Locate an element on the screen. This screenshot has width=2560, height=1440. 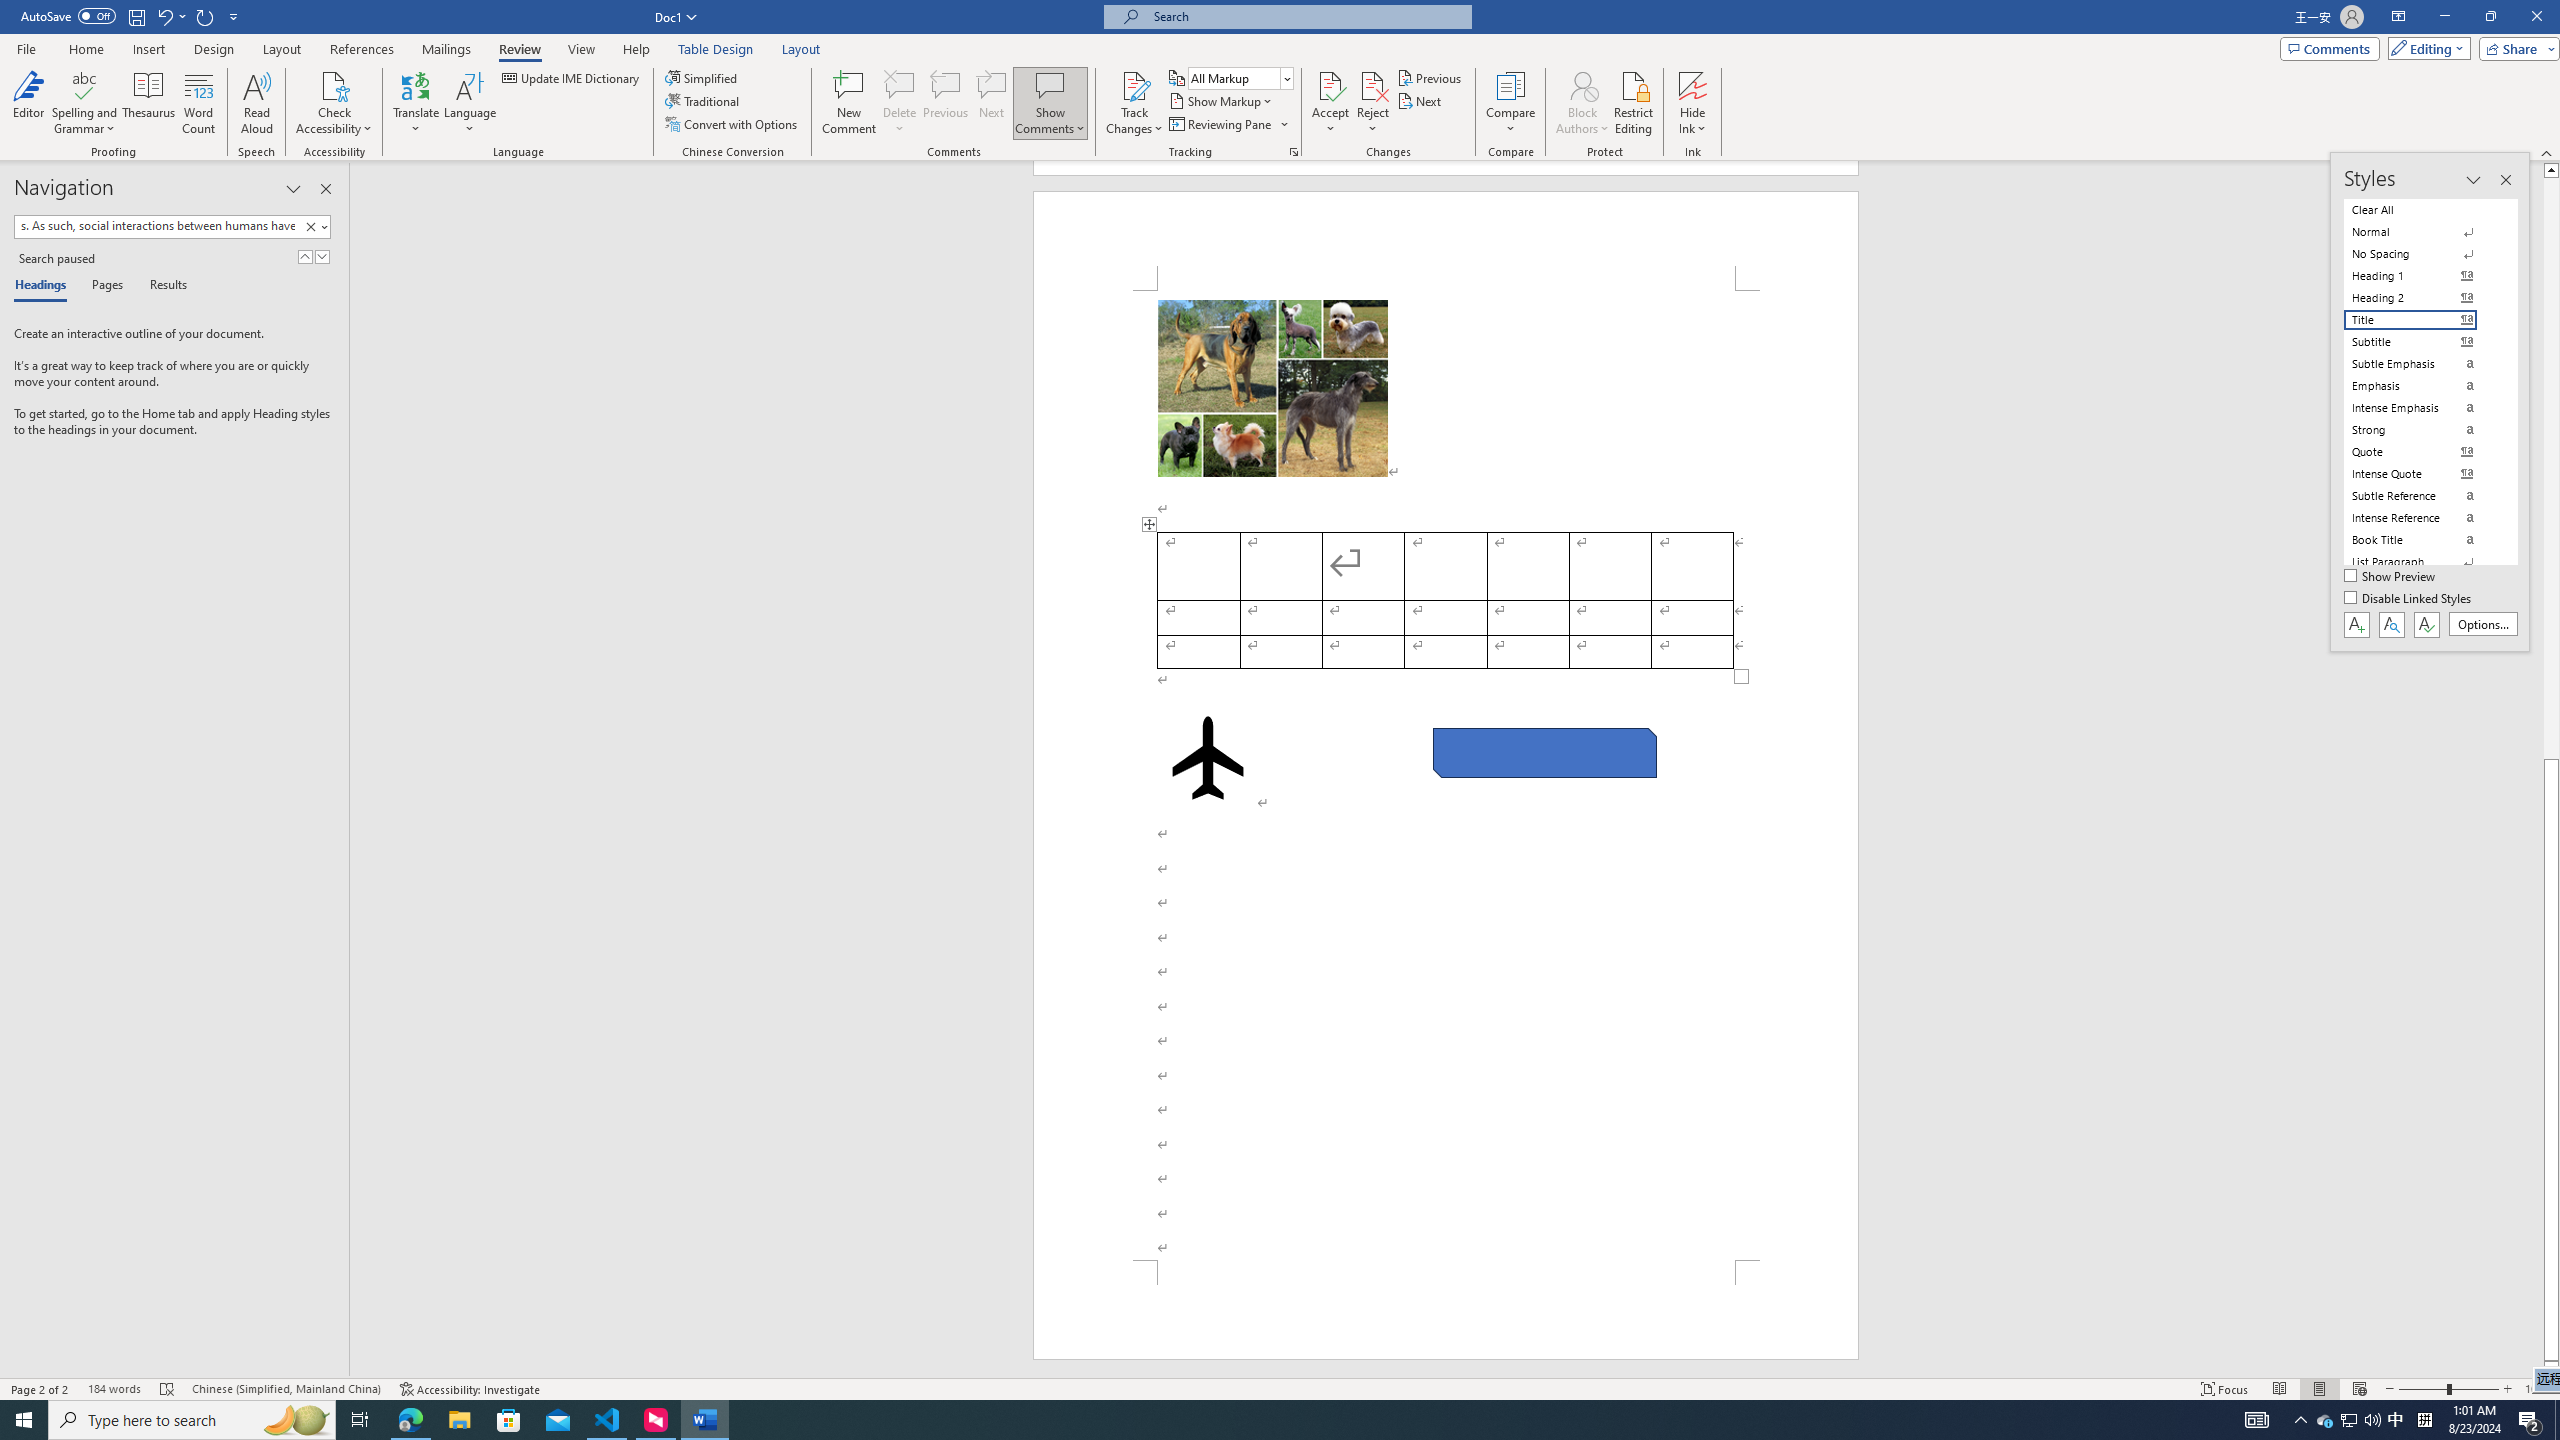
'System' is located at coordinates (11, 9).